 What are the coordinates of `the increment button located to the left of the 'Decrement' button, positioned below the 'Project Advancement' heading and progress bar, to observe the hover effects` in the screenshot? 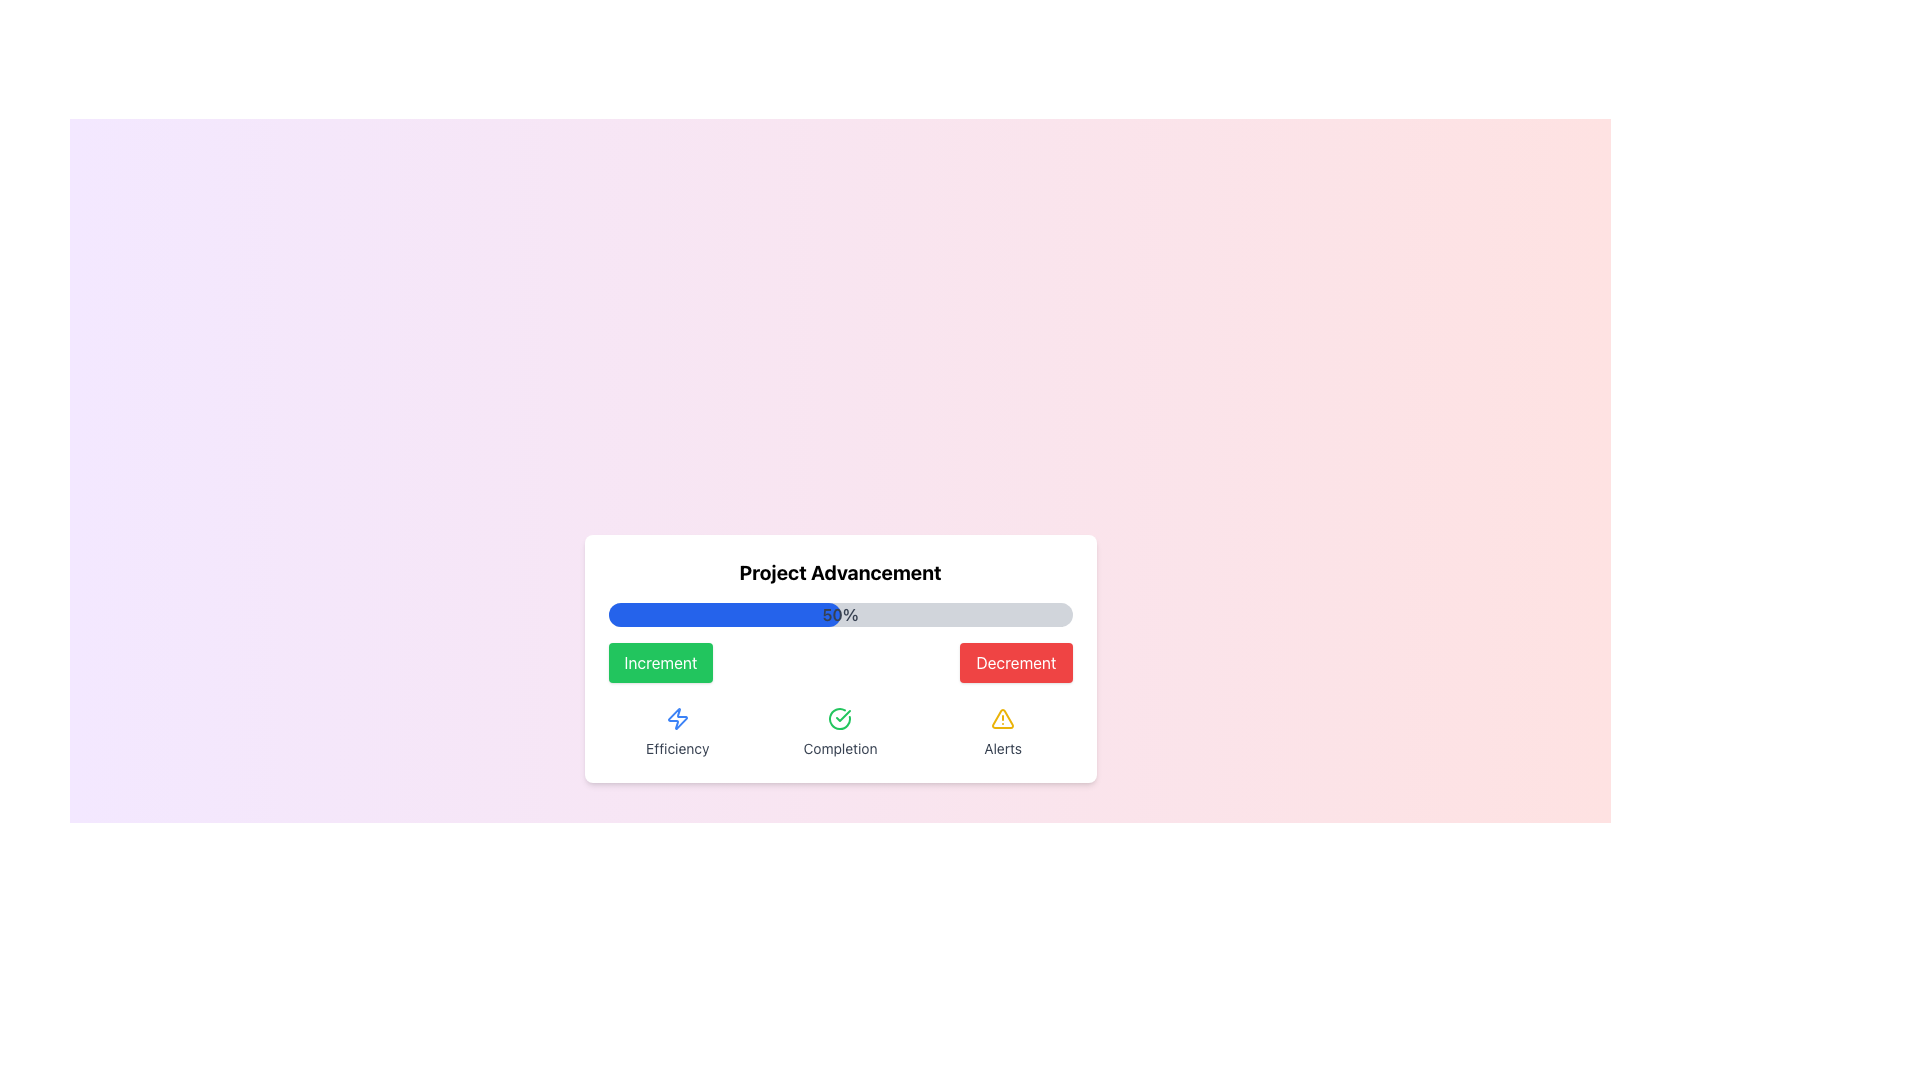 It's located at (661, 663).